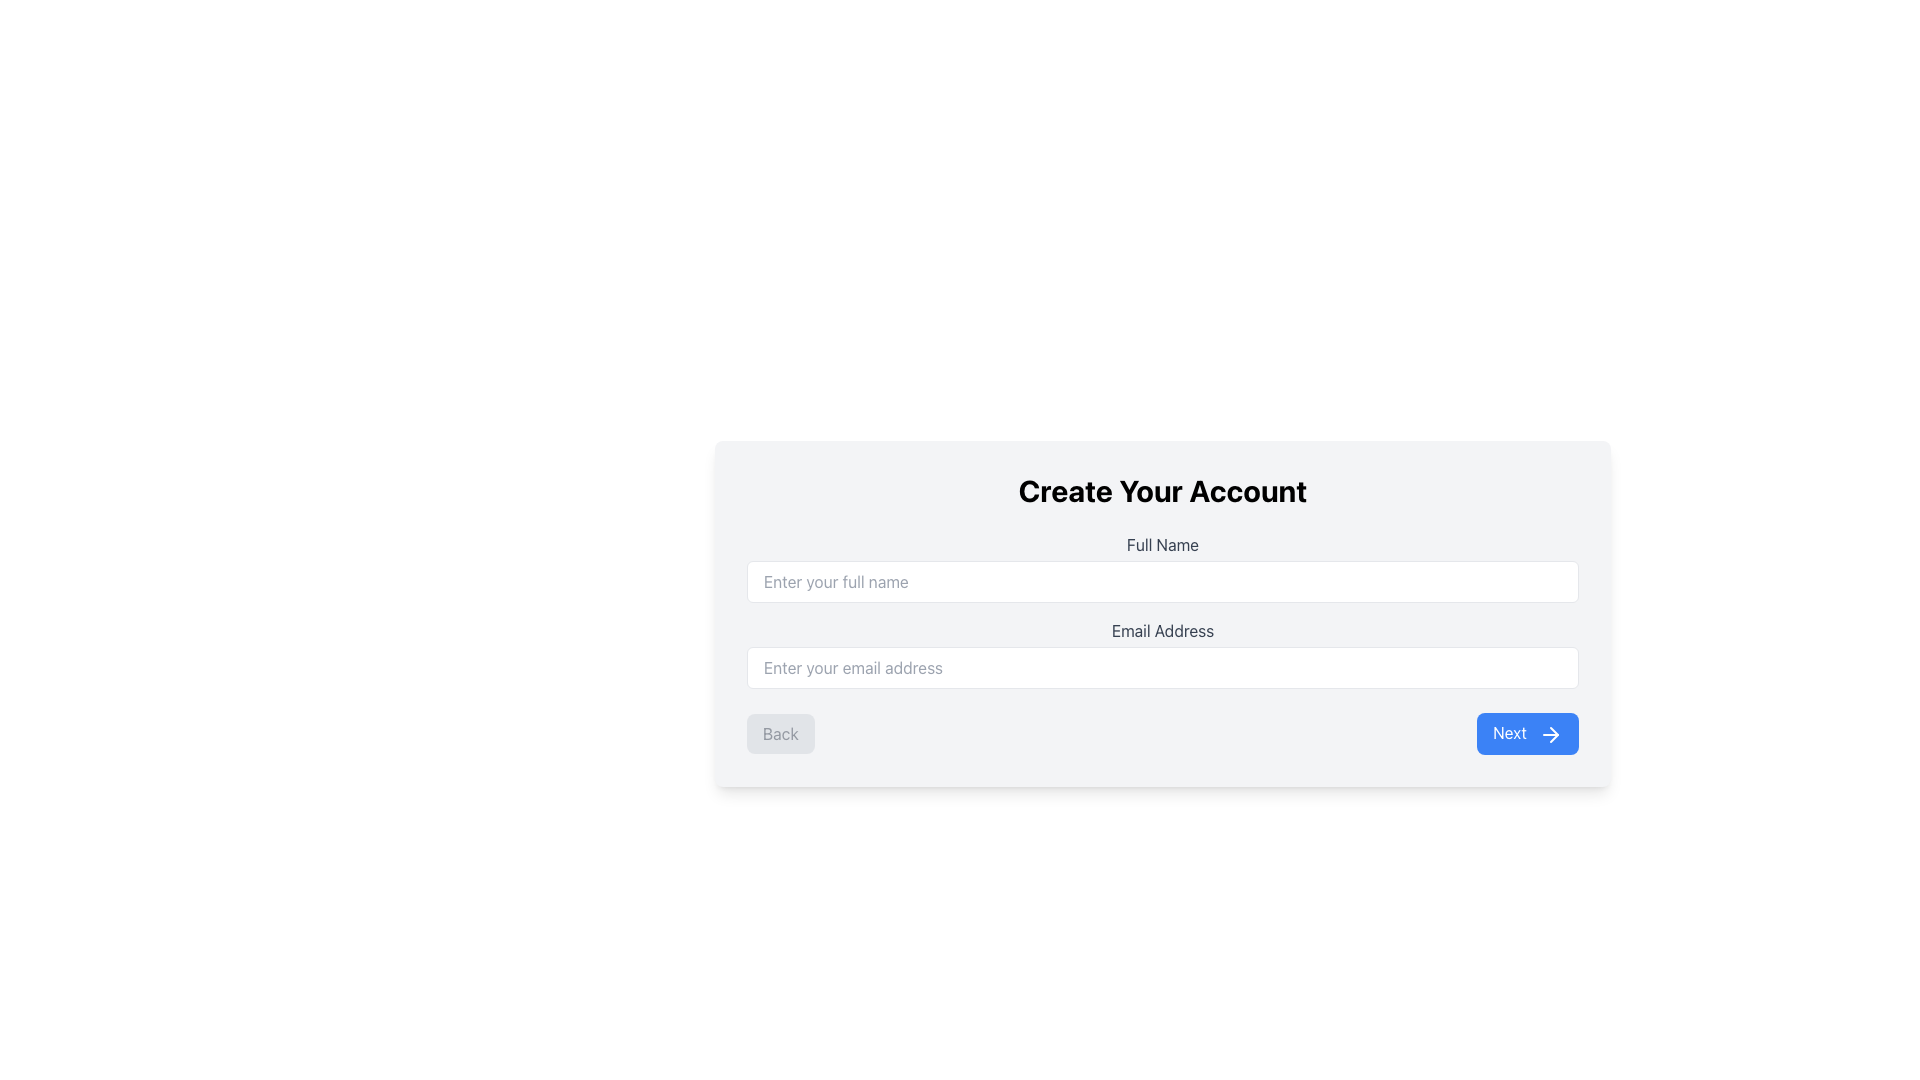 The image size is (1920, 1080). I want to click on the static text label 'Full Name' which is styled with a gray font and positioned above the input field labeled 'Enter your full name' in the account creation form, so click(1162, 544).